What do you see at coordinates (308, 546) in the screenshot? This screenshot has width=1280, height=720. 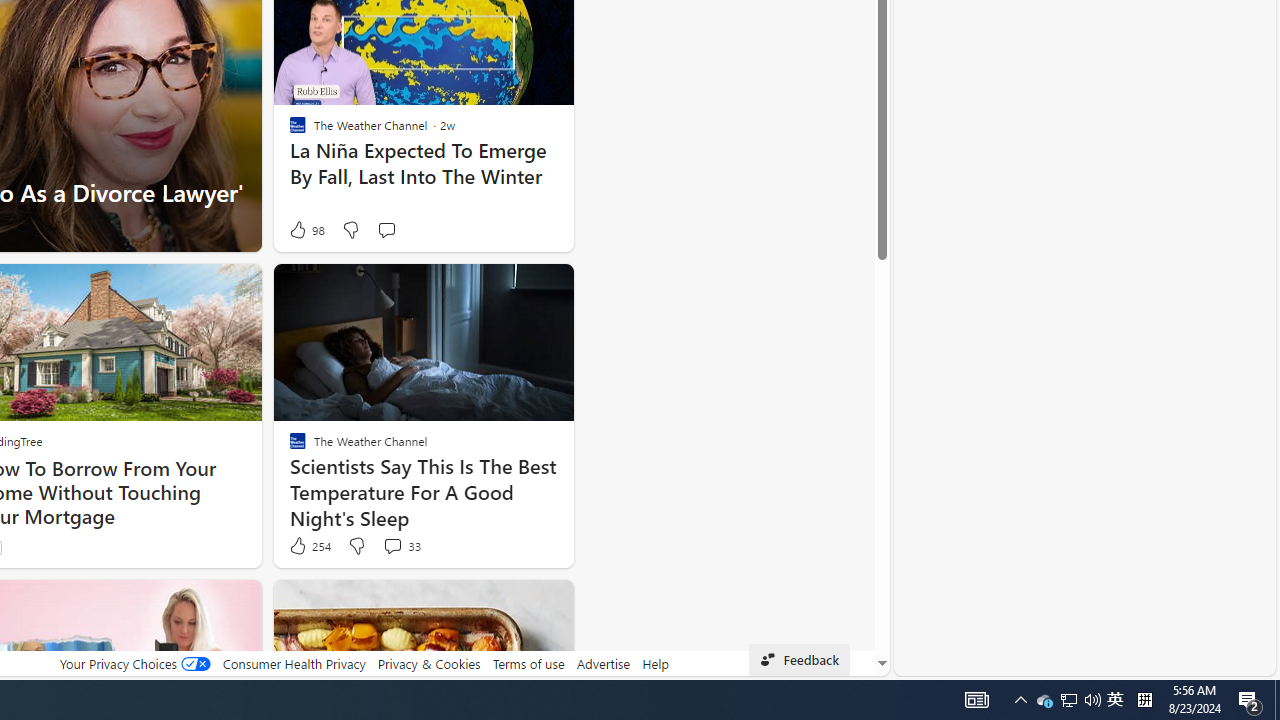 I see `'254 Like'` at bounding box center [308, 546].